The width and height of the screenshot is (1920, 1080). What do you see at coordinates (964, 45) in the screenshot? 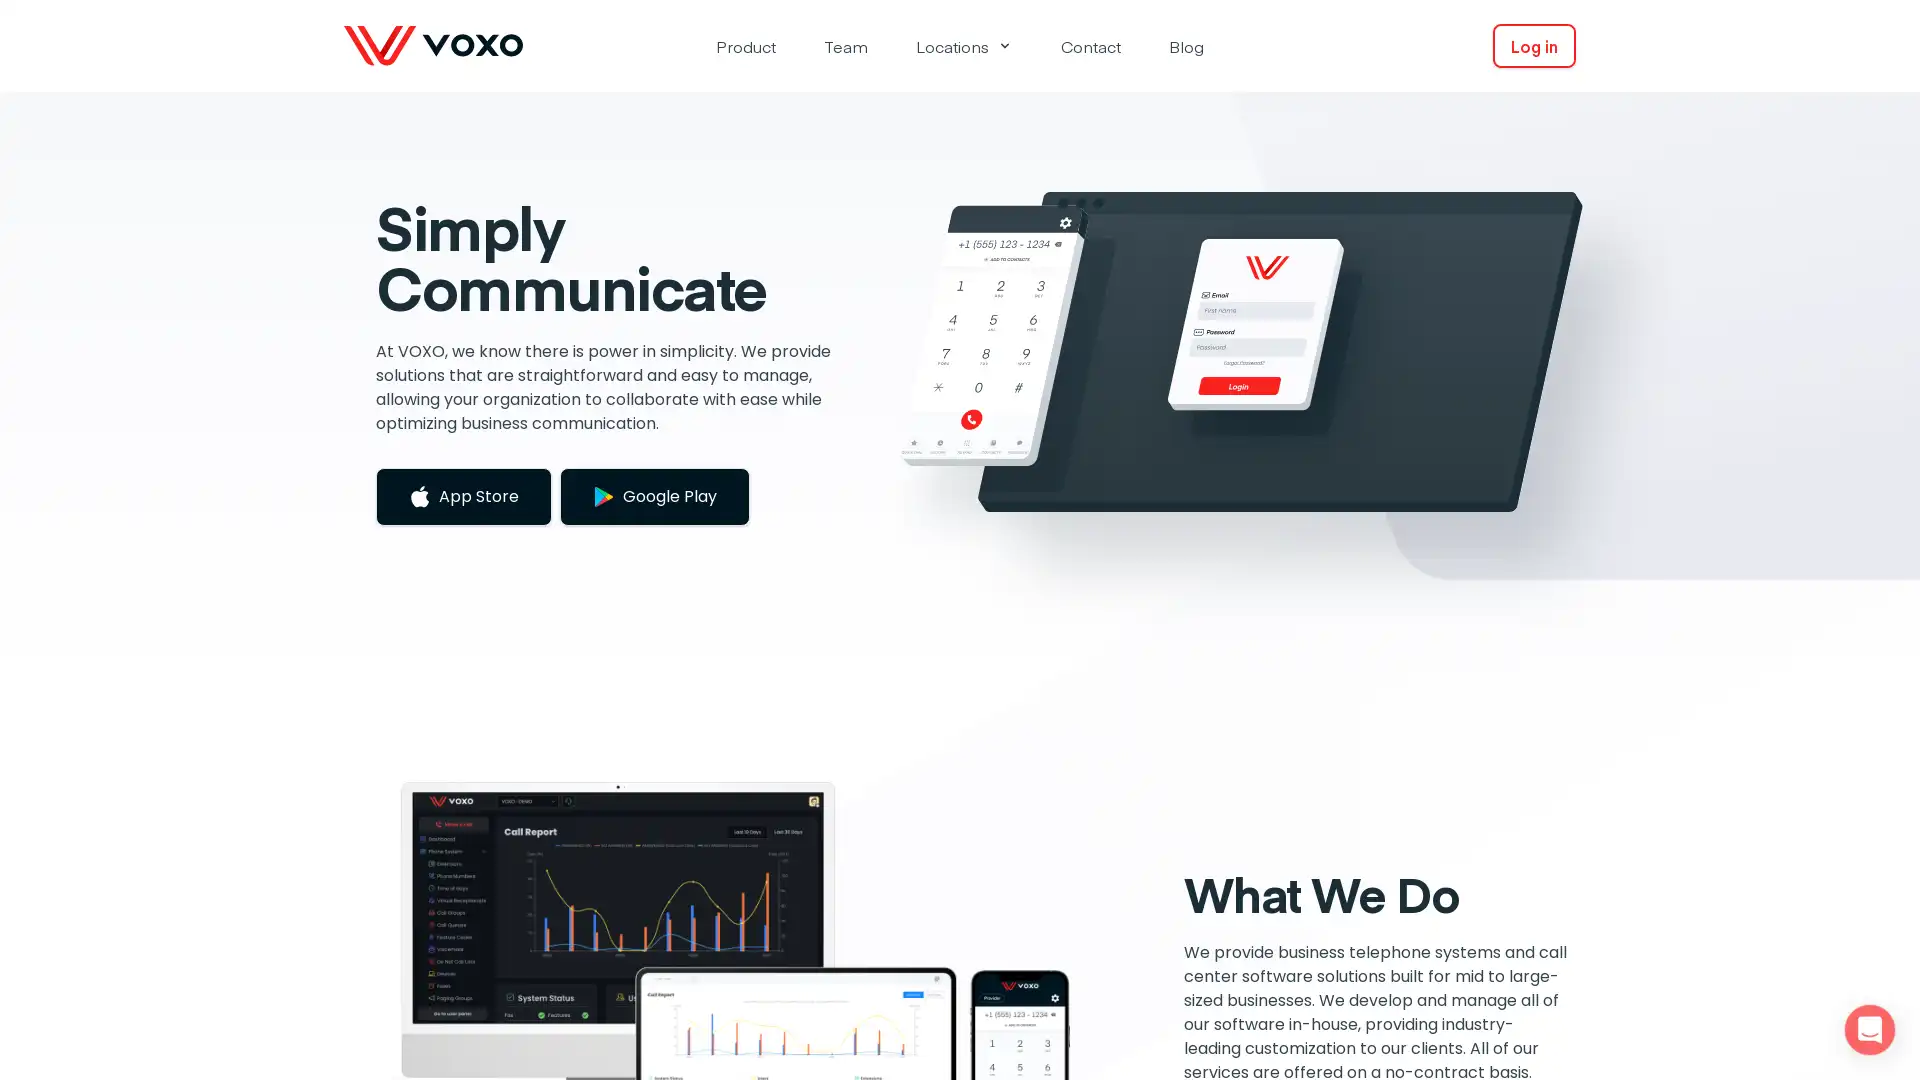
I see `Locations` at bounding box center [964, 45].